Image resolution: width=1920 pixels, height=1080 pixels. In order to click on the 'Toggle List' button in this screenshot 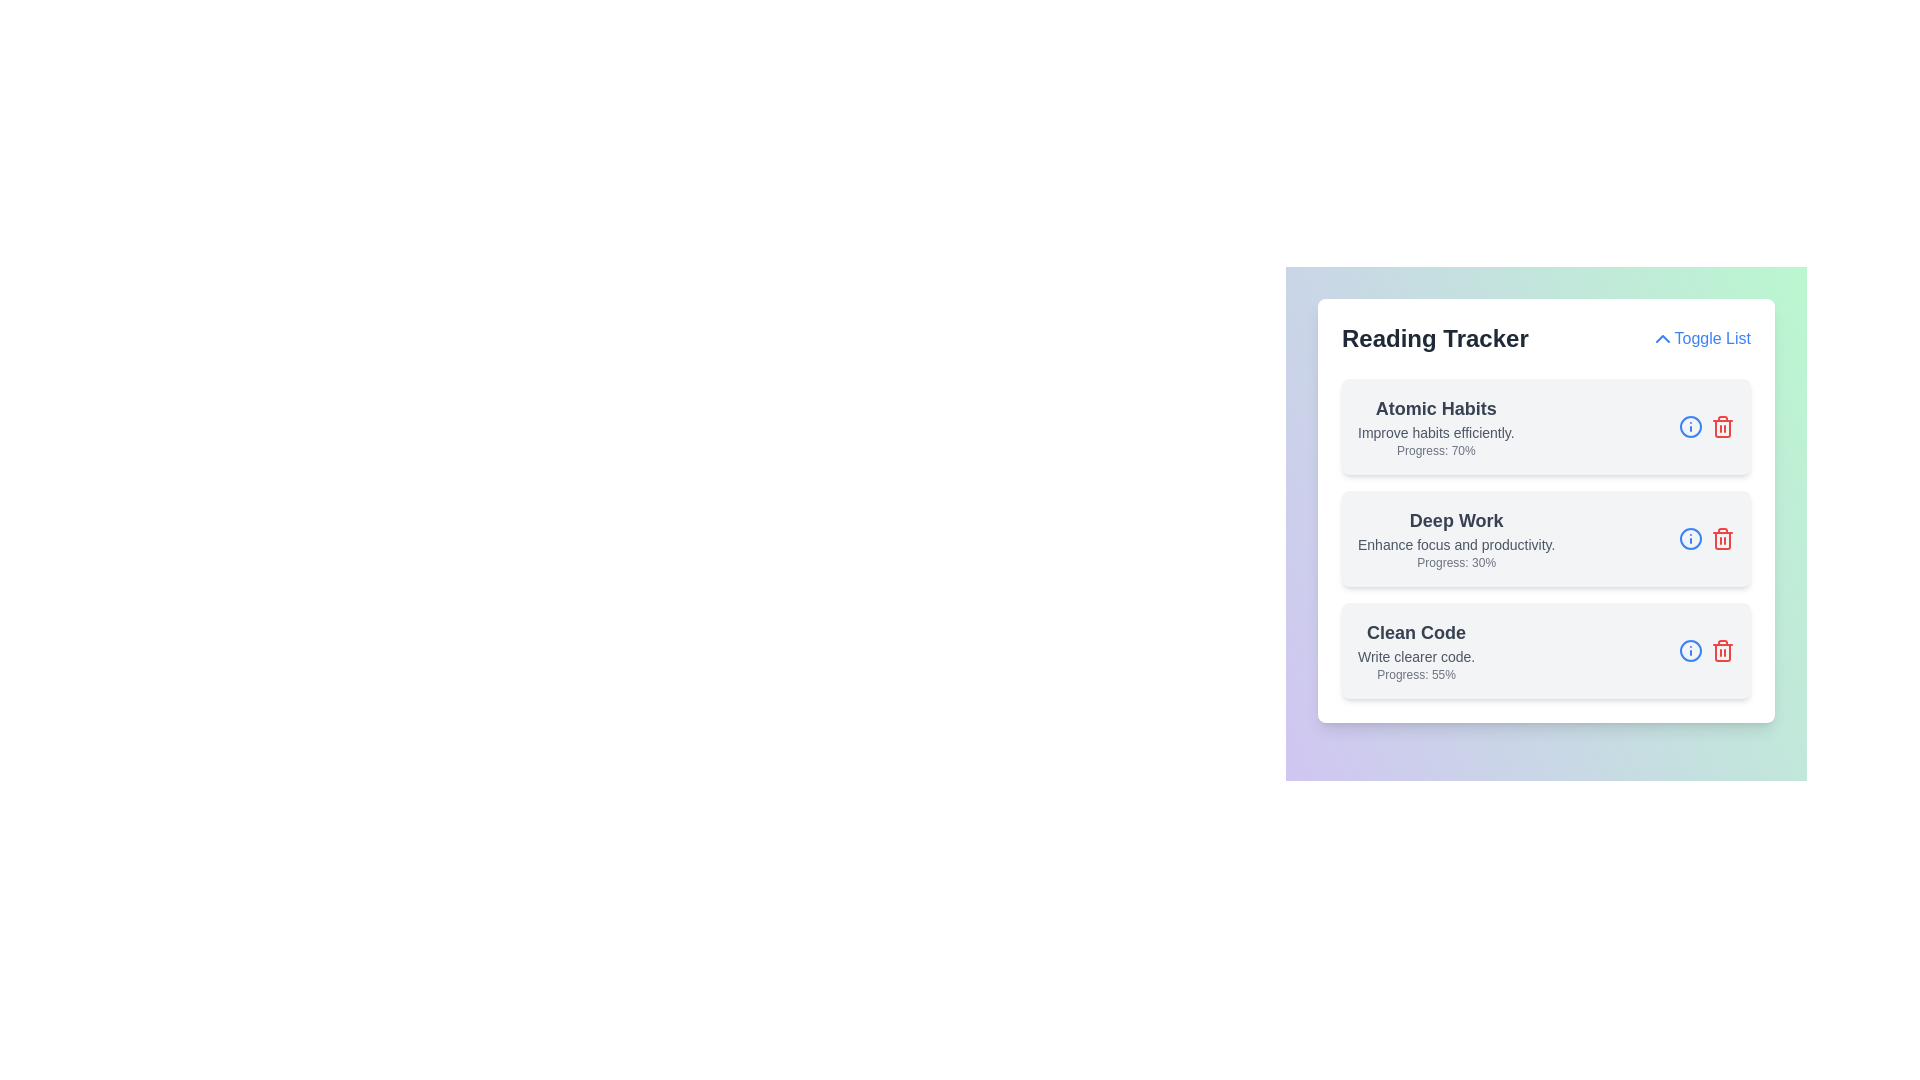, I will do `click(1699, 338)`.